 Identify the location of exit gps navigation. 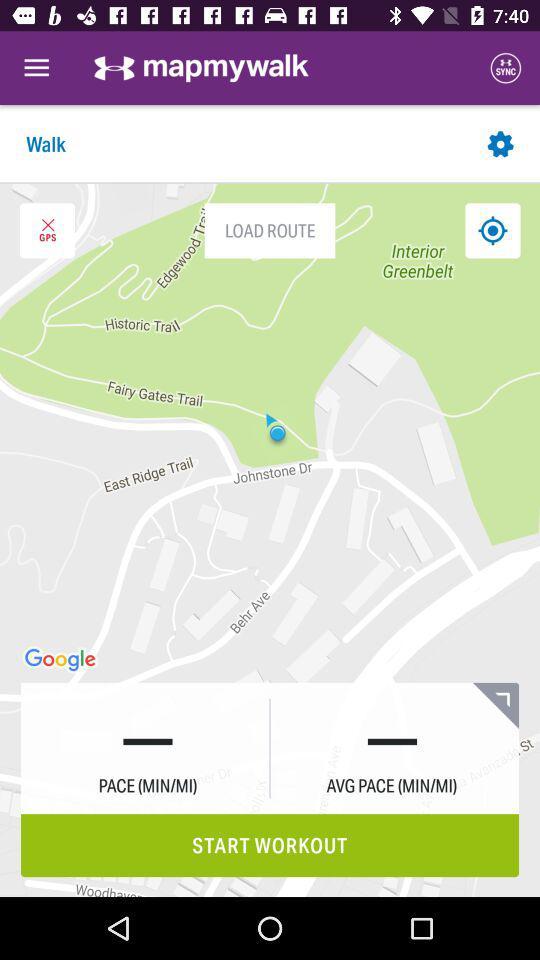
(47, 230).